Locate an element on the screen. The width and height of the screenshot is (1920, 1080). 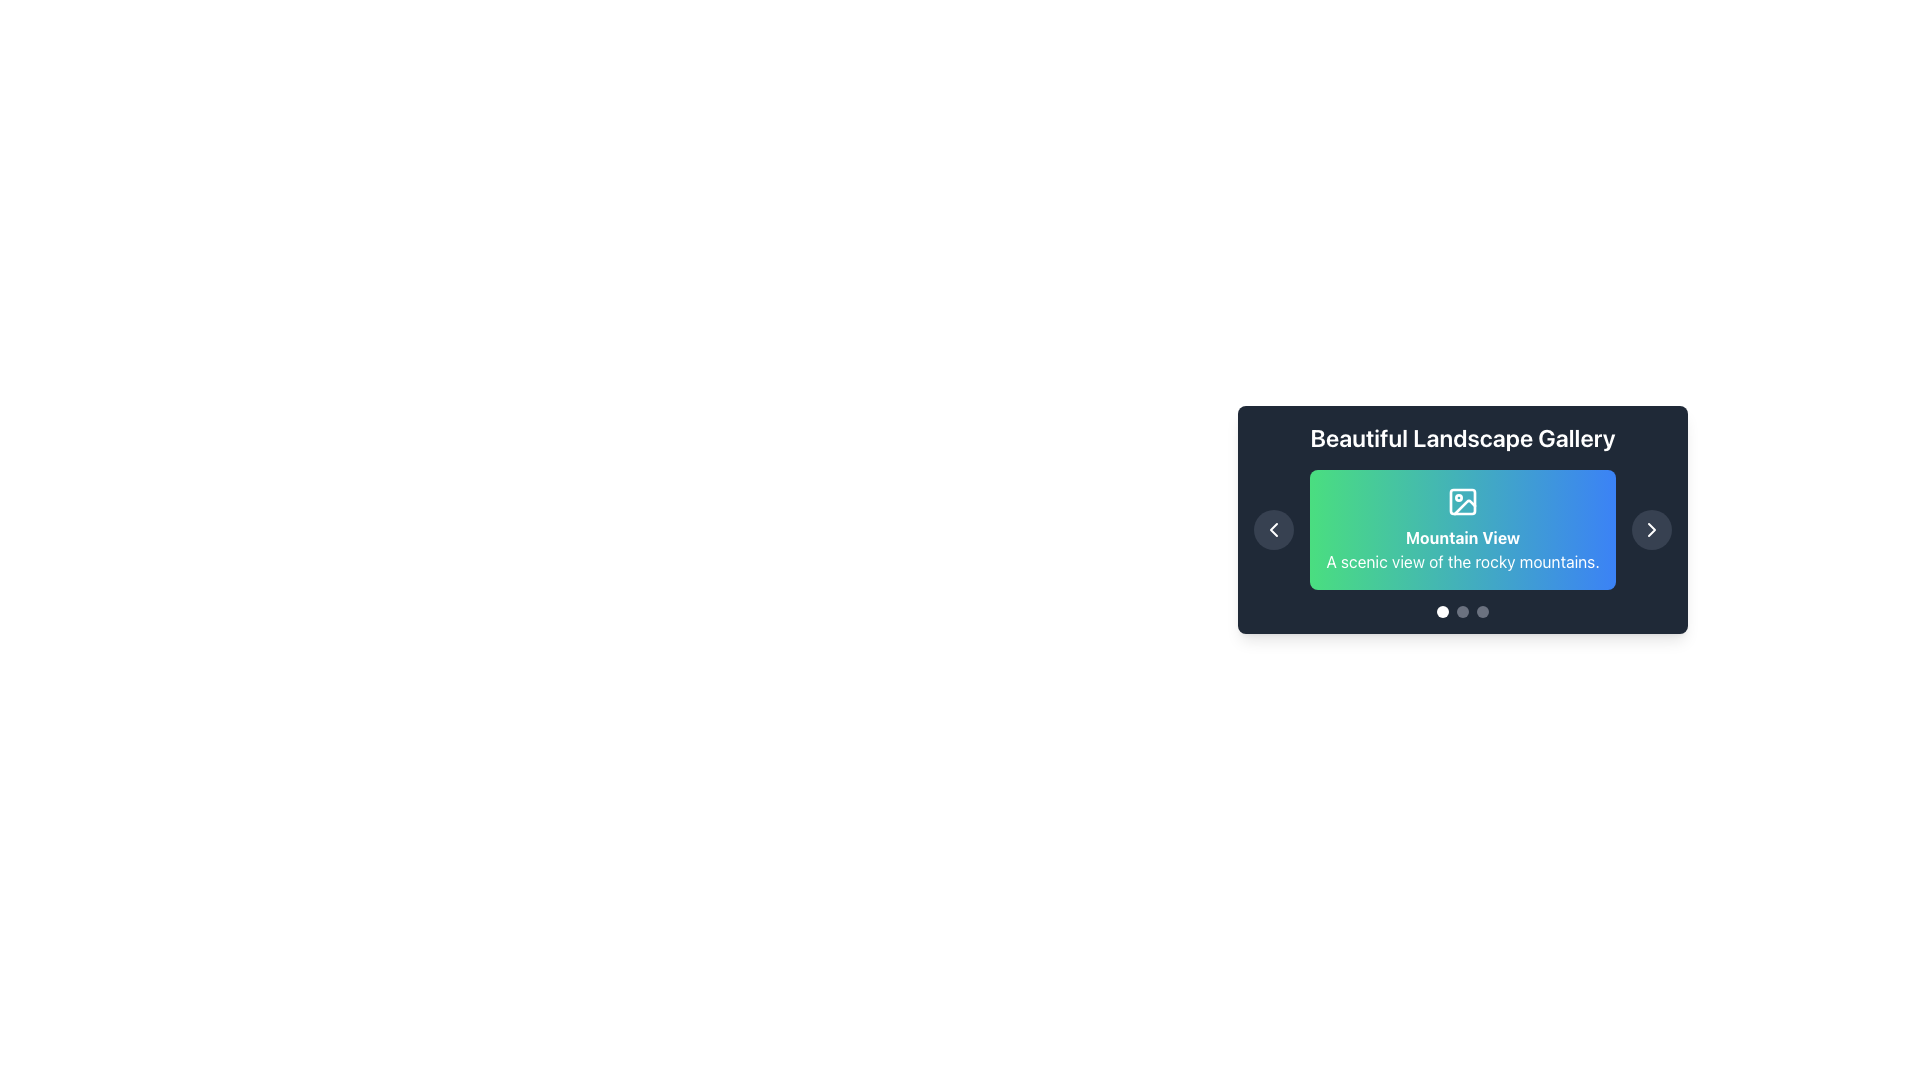
the right-facing chevron icon within the circular button on the far right side of the 'Beautiful Landscape Gallery' content card is located at coordinates (1651, 528).